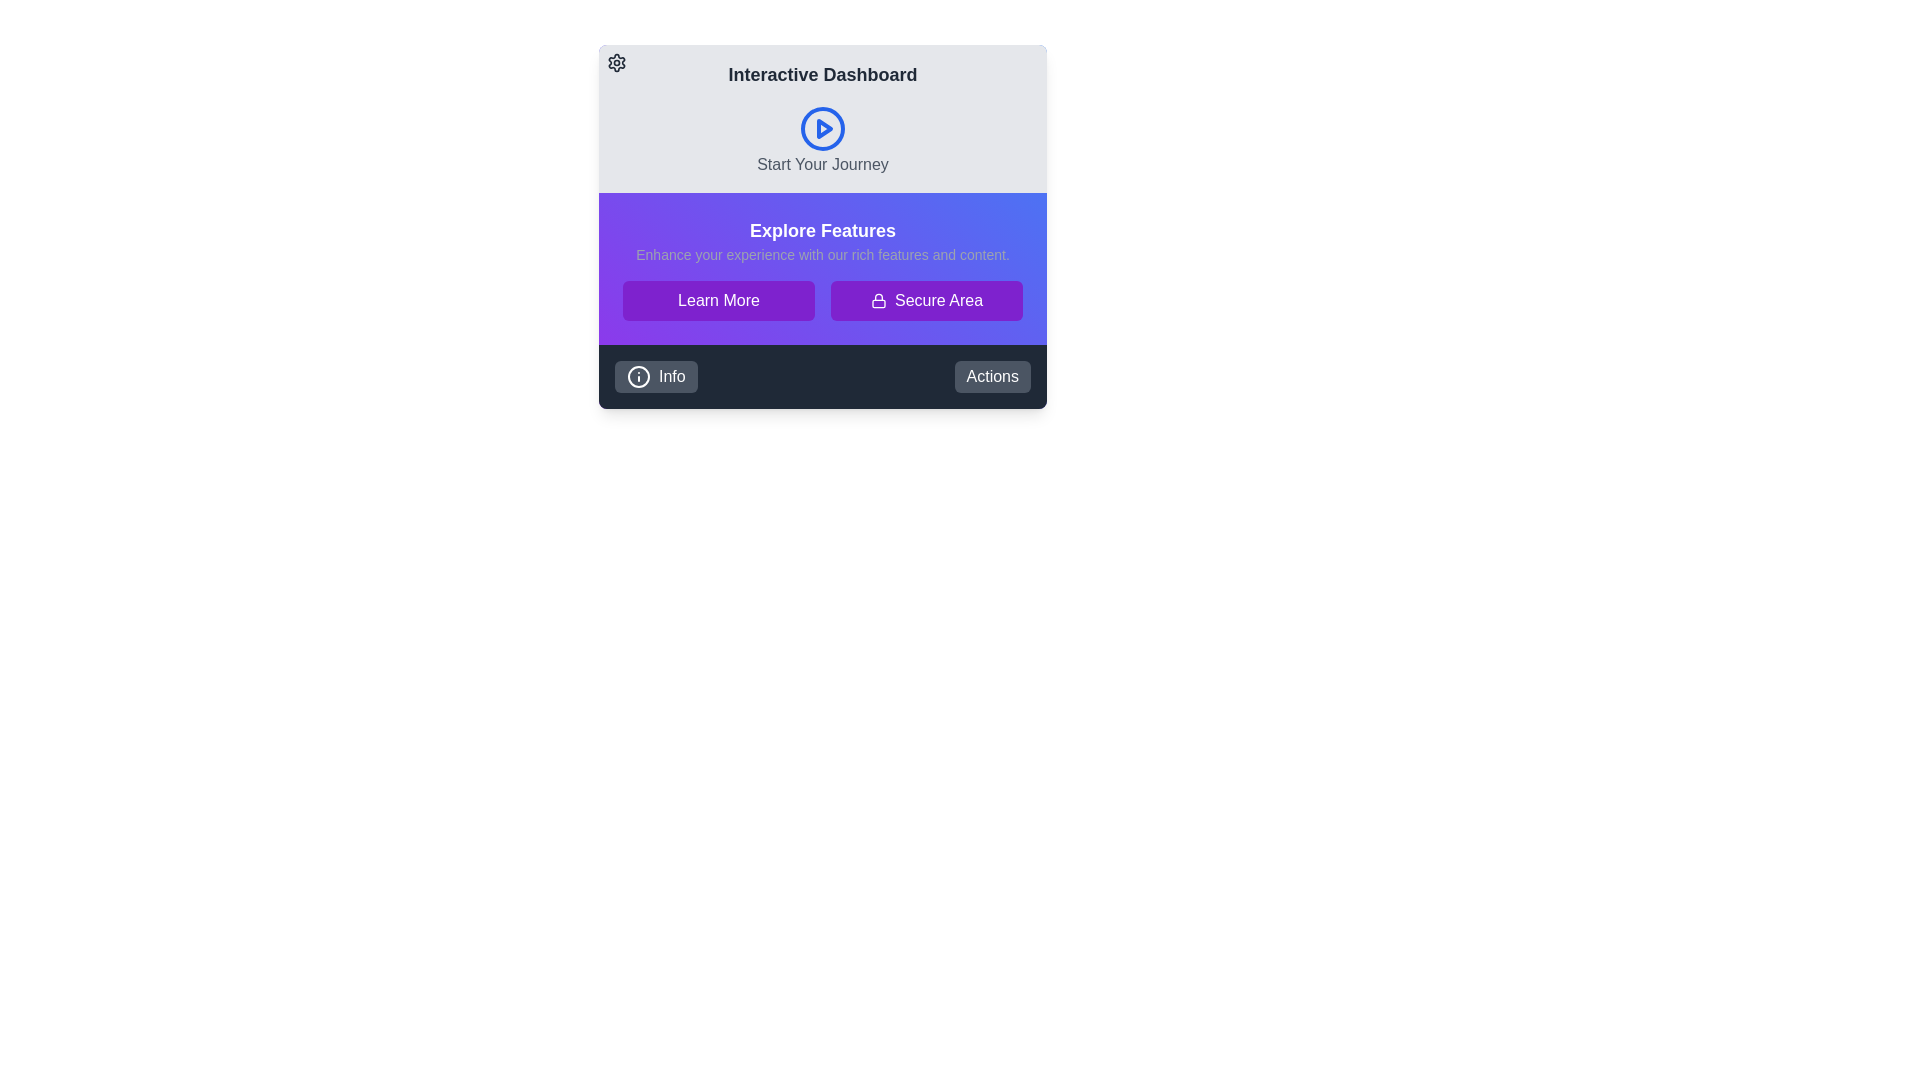  Describe the element at coordinates (822, 230) in the screenshot. I see `the text label displaying 'Explore Features' which is bold, large, and white on a purple gradient background, located at the center near the top of the purple section` at that location.